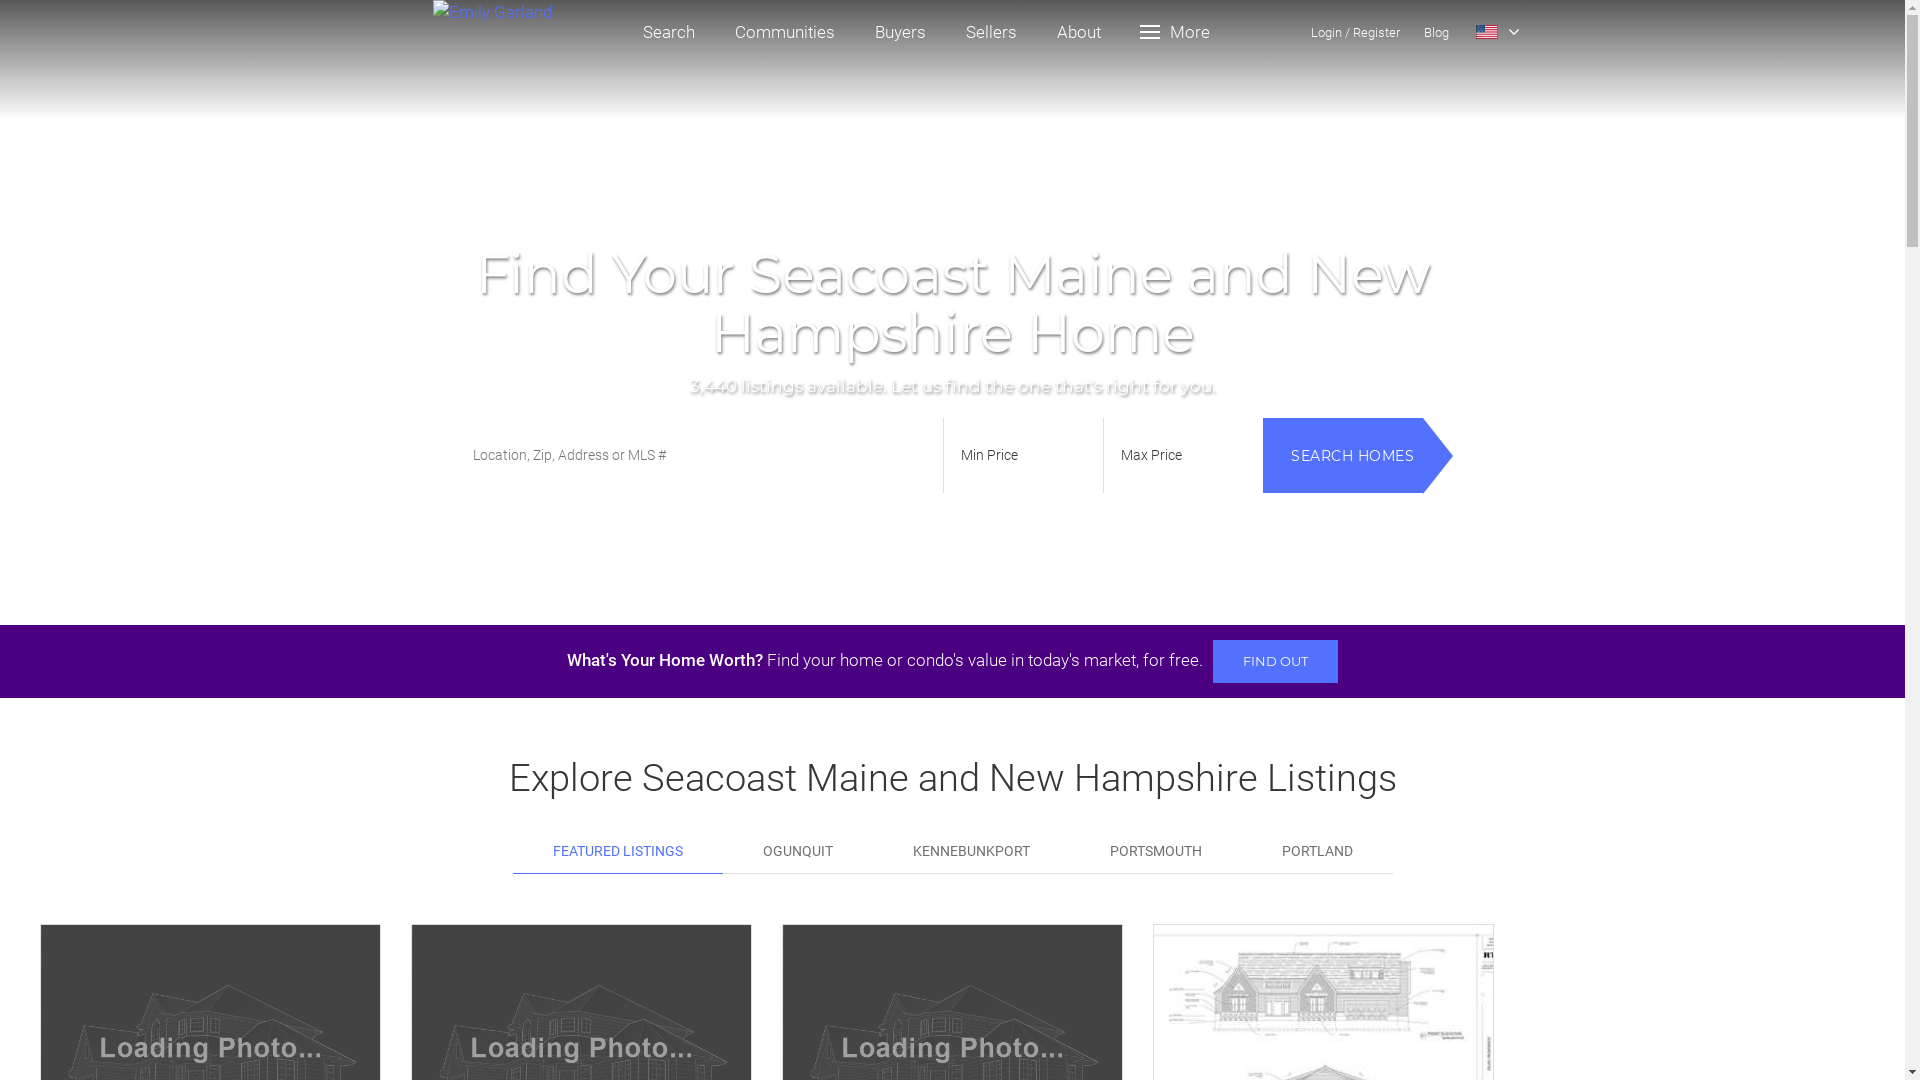  What do you see at coordinates (1274, 661) in the screenshot?
I see `'FIND OUT'` at bounding box center [1274, 661].